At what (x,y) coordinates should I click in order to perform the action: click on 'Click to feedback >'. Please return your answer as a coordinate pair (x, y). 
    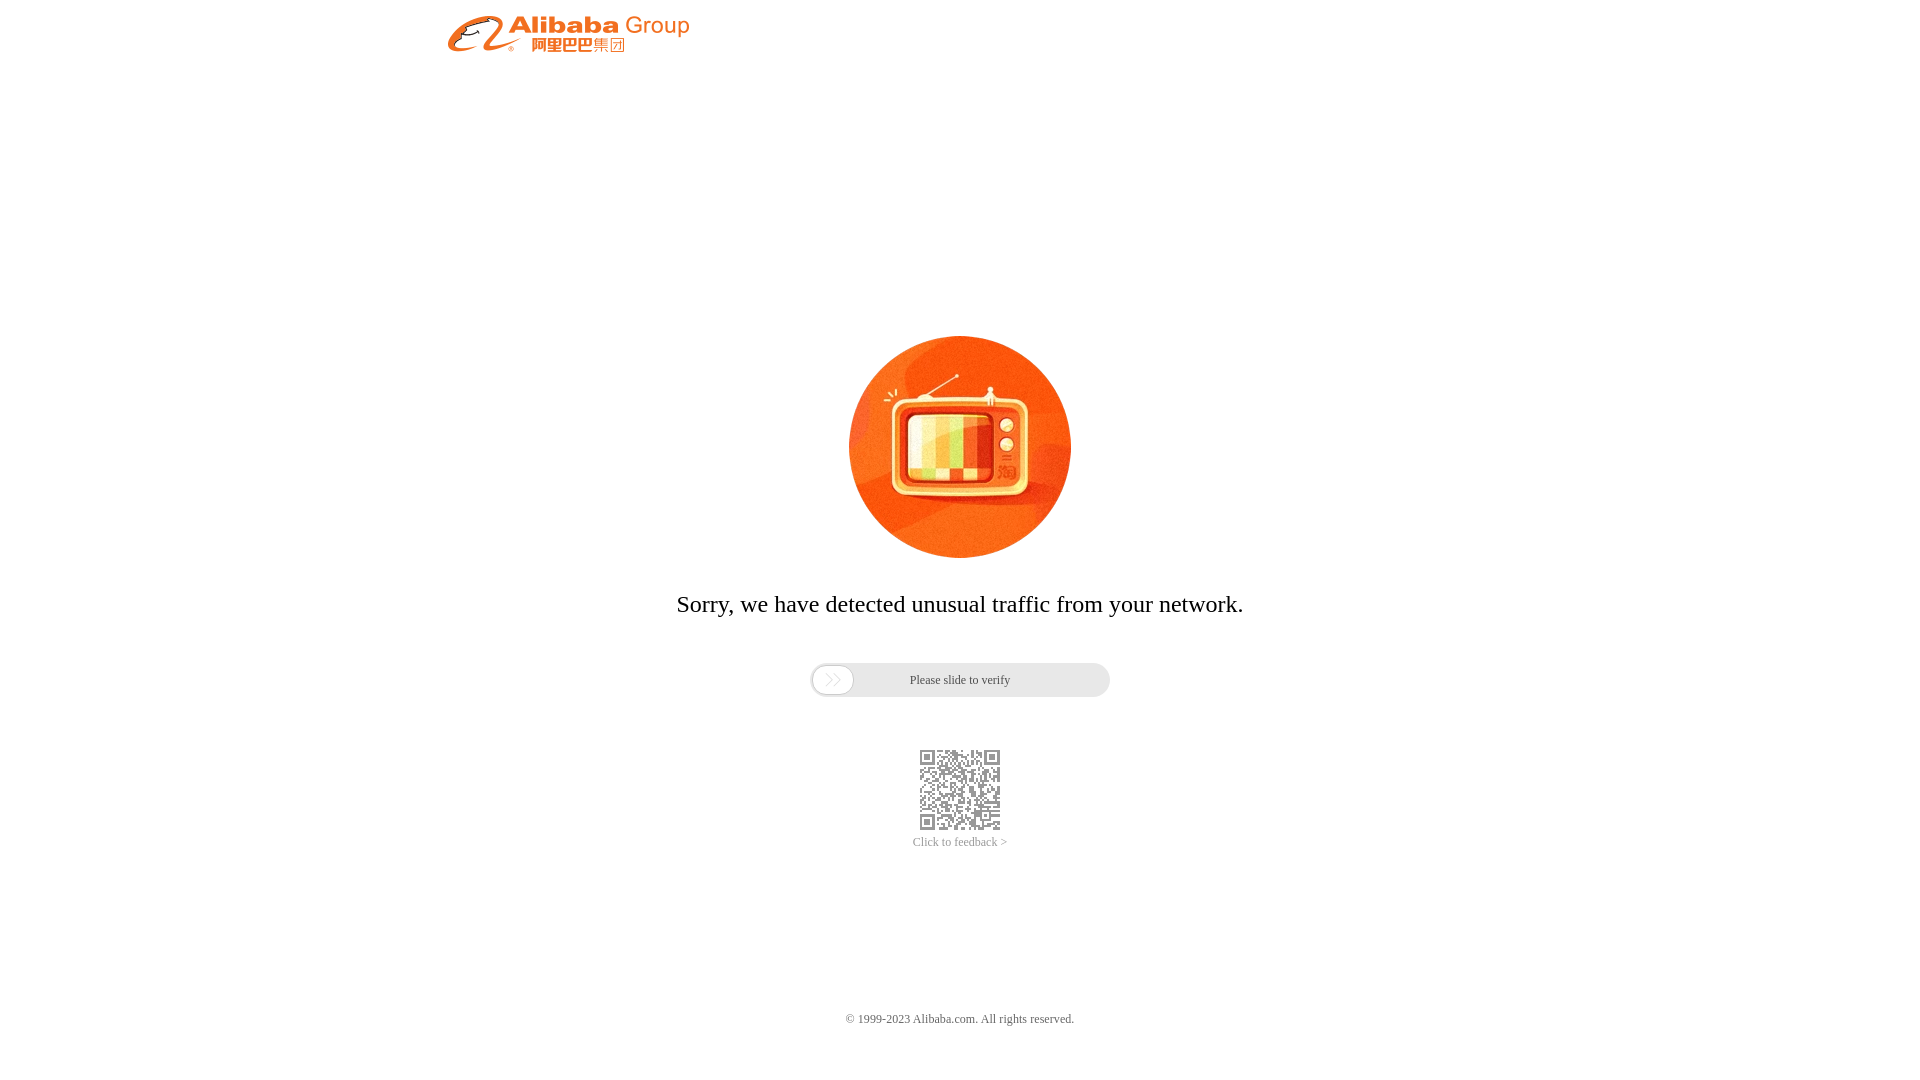
    Looking at the image, I should click on (911, 842).